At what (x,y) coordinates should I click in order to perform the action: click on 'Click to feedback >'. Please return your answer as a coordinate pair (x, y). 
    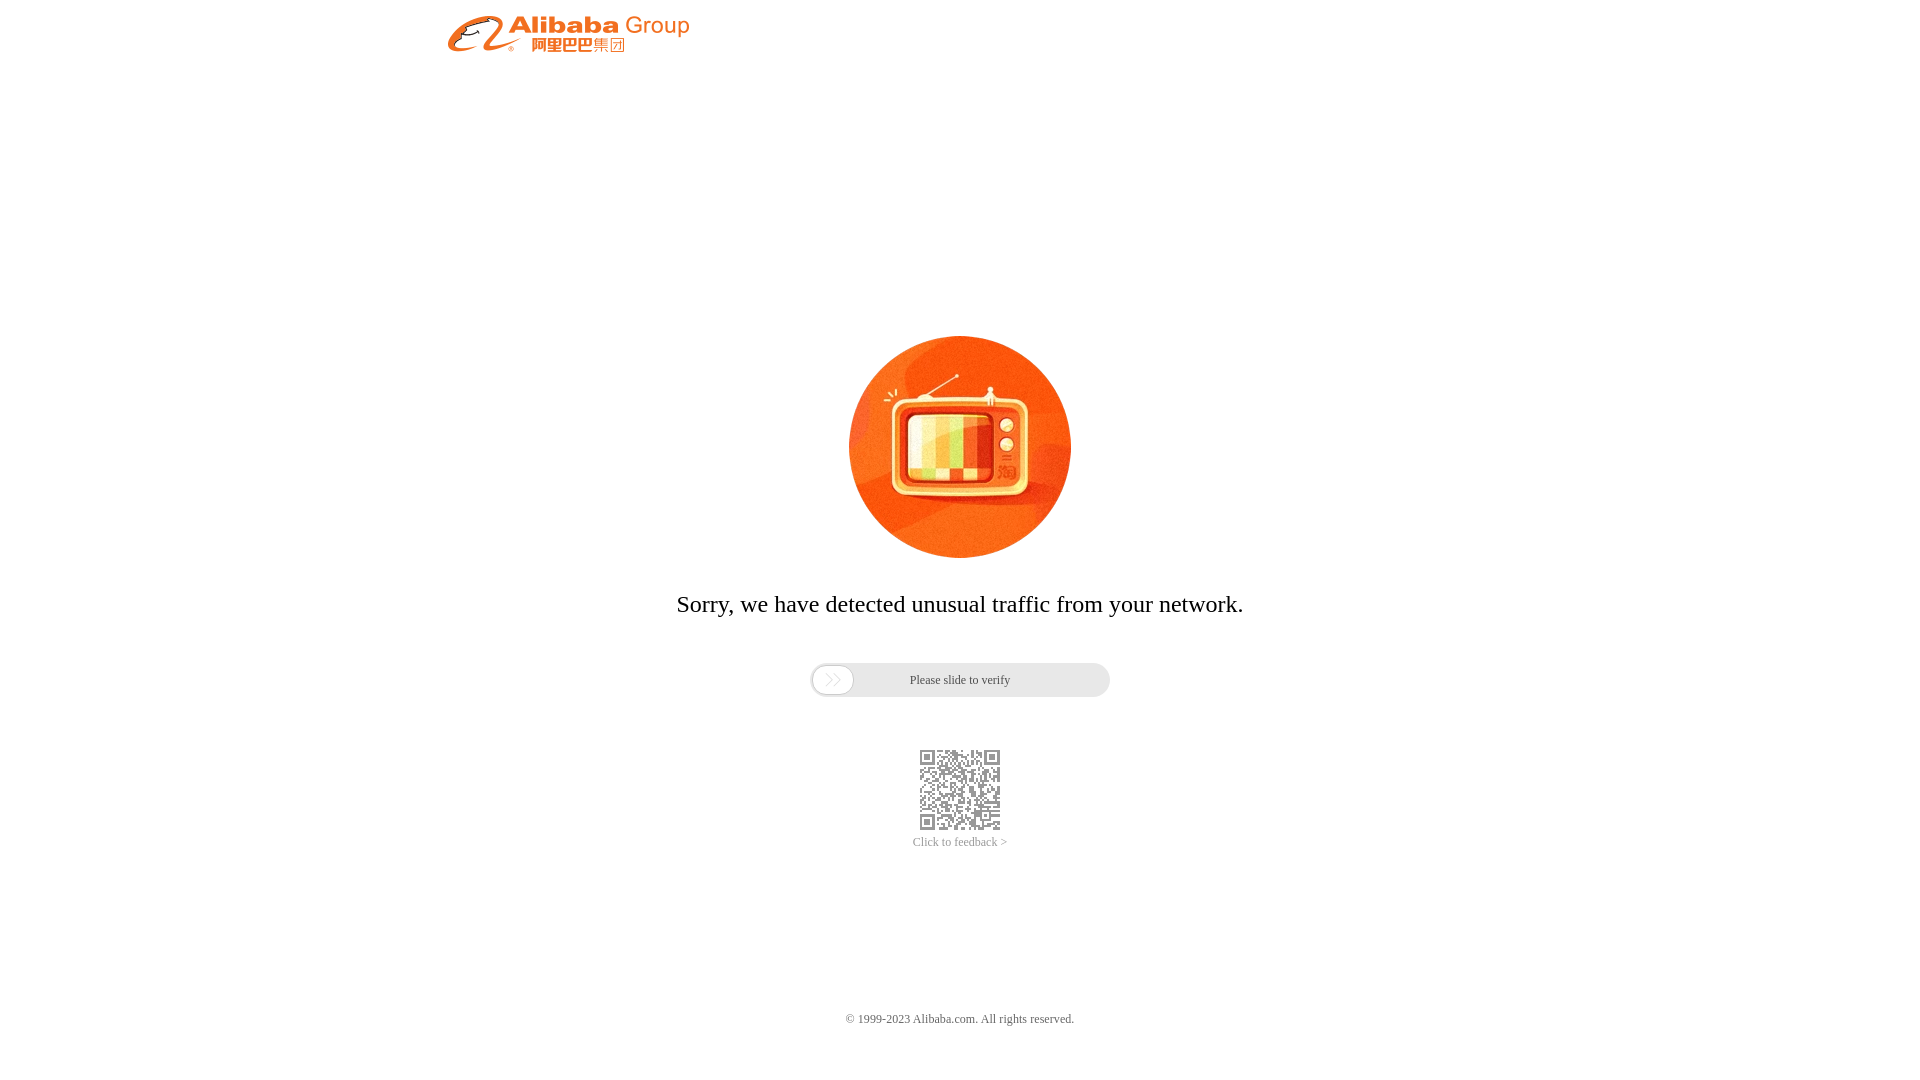
    Looking at the image, I should click on (911, 842).